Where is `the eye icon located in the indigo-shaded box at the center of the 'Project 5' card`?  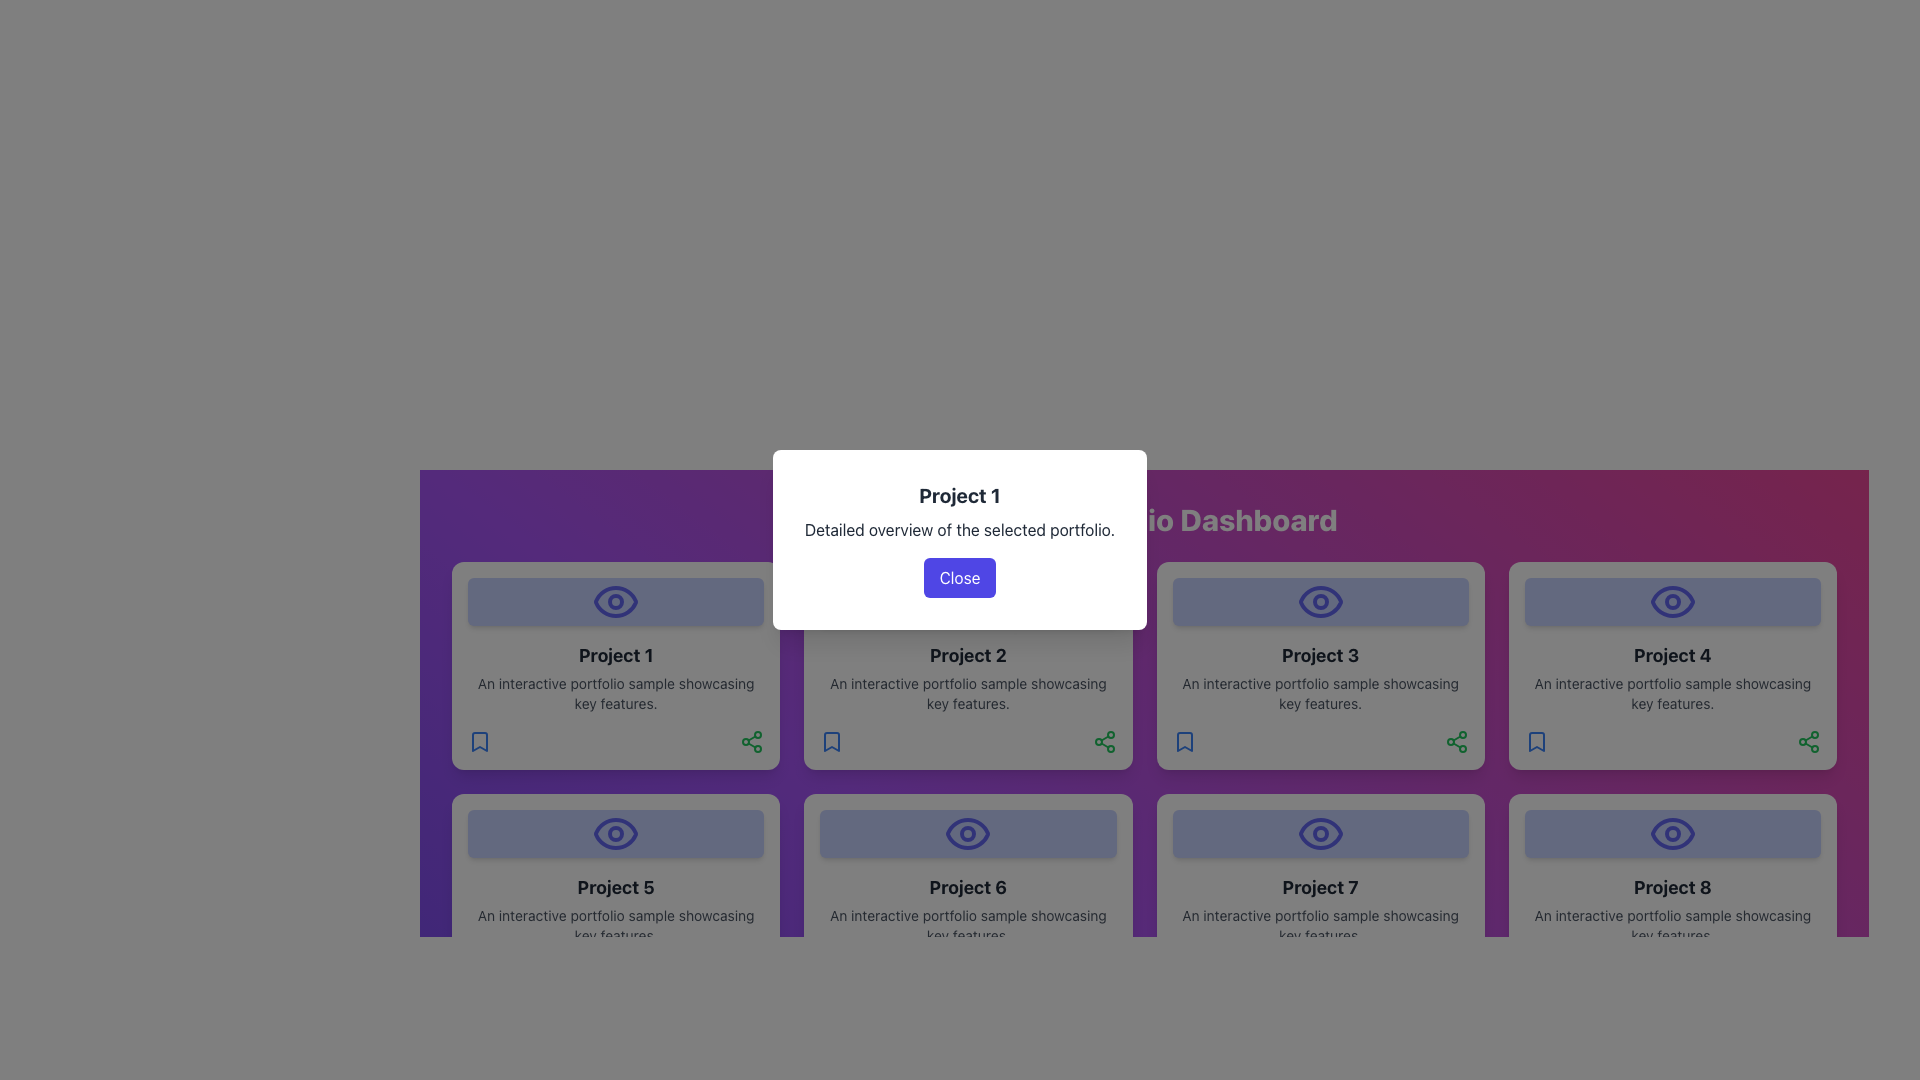
the eye icon located in the indigo-shaded box at the center of the 'Project 5' card is located at coordinates (615, 833).